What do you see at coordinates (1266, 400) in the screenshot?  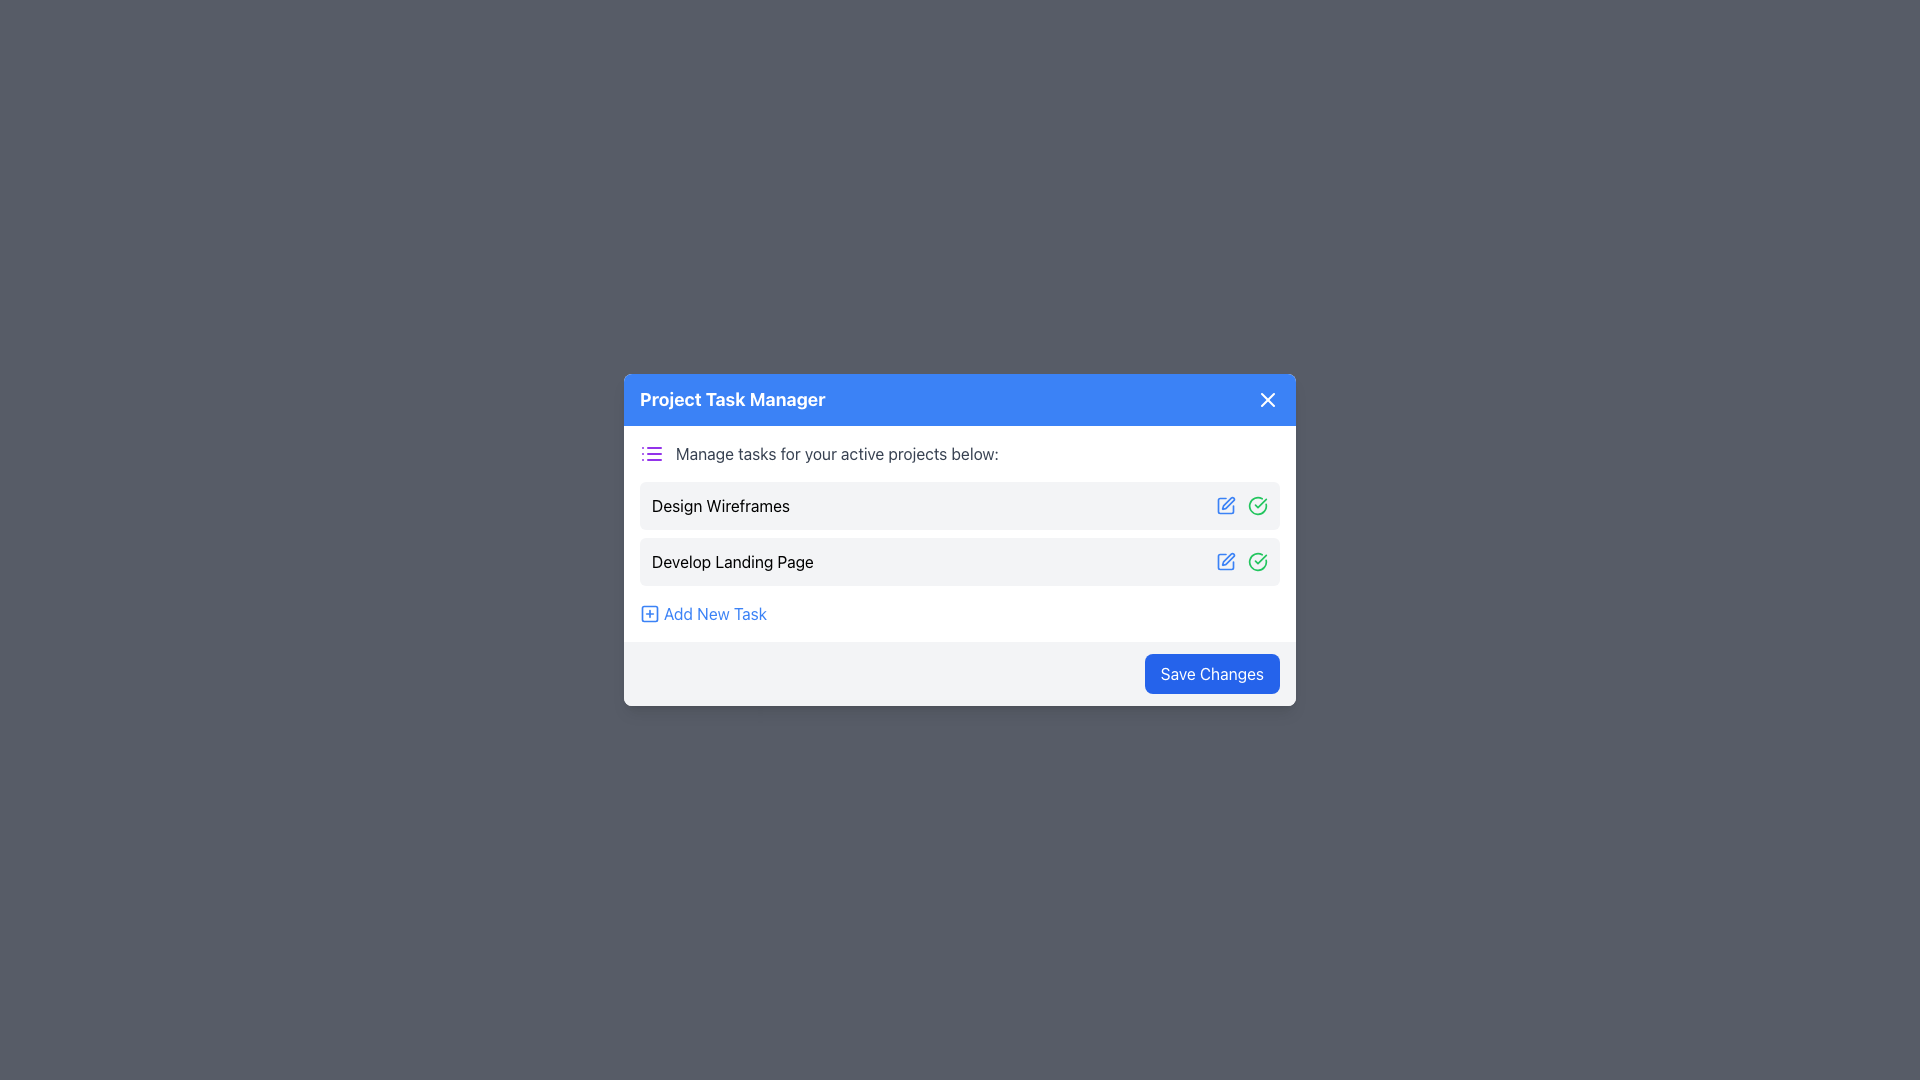 I see `the close icon in the upper-right corner of the 'Project Task Manager' modal` at bounding box center [1266, 400].